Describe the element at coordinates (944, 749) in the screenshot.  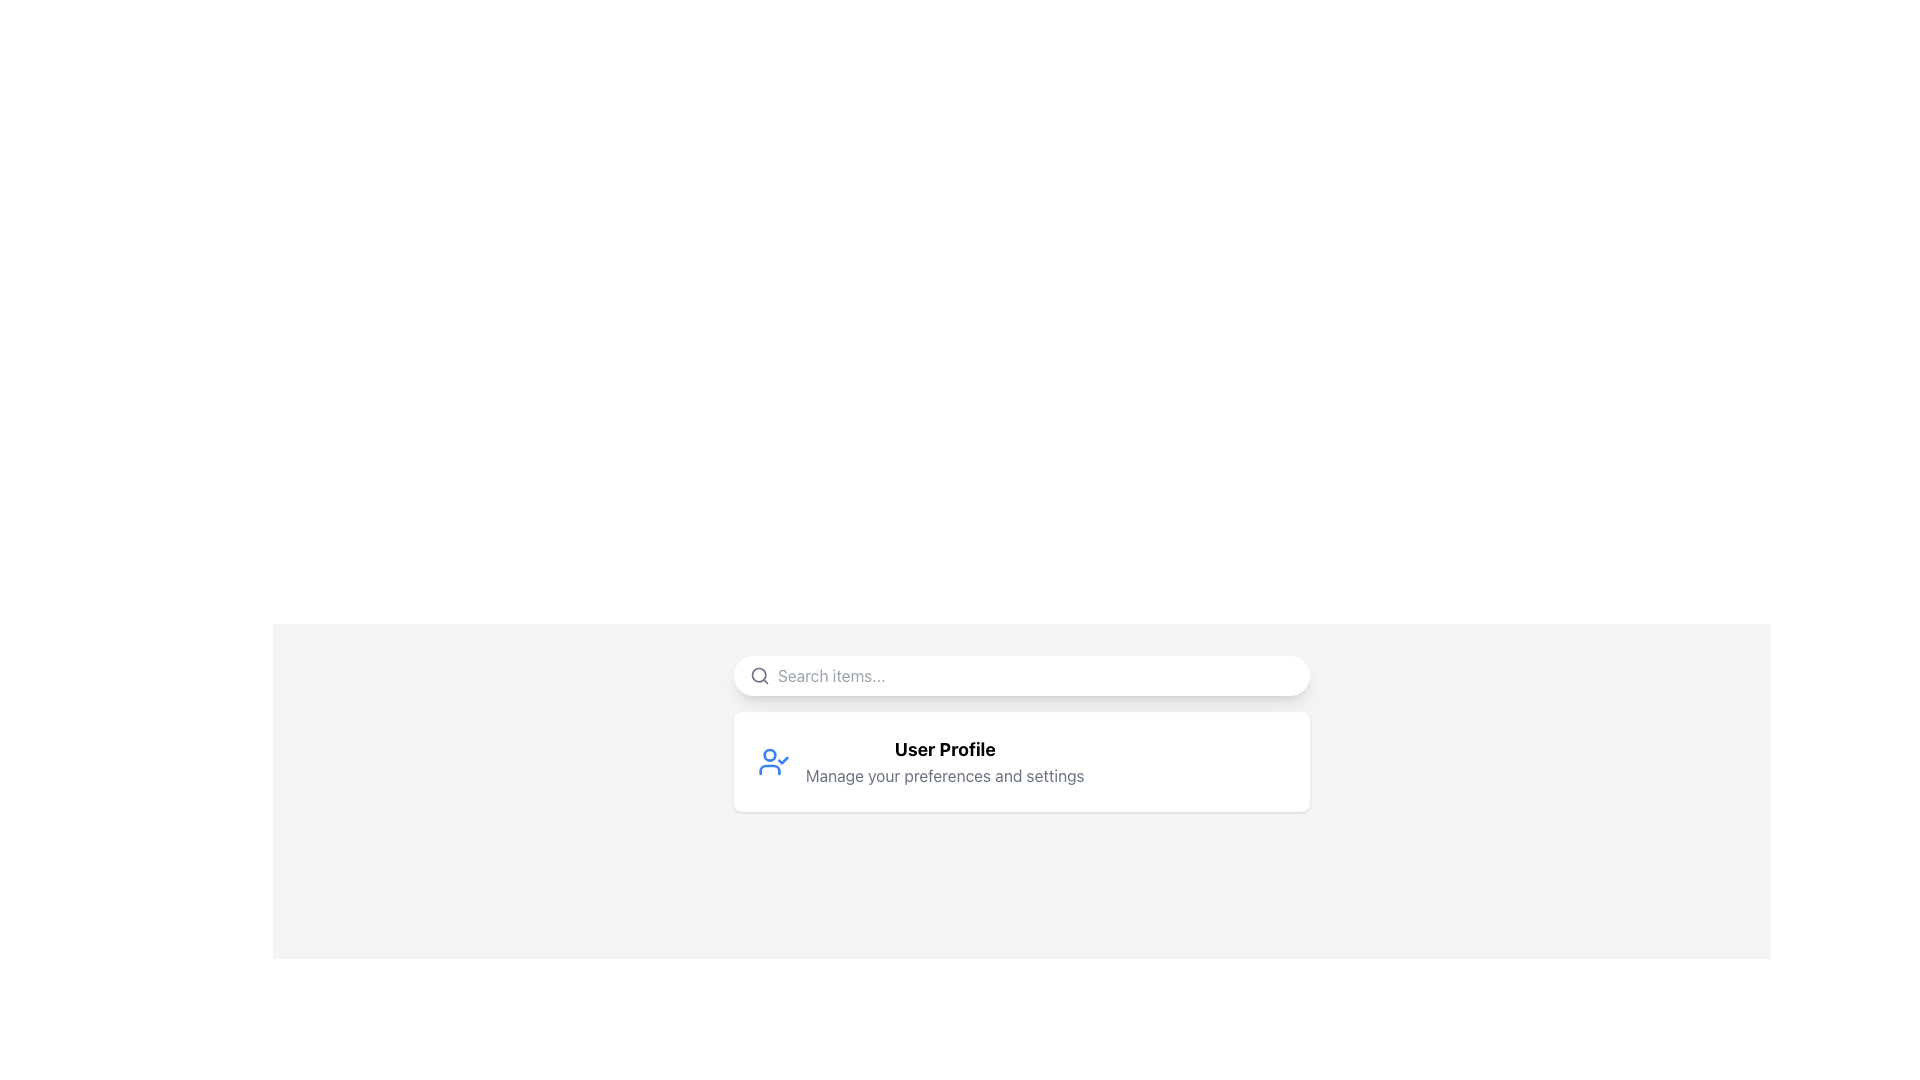
I see `the header text label that indicates the purpose of the section within the card, located centrally above the secondary text 'Manage your preferences and settings'` at that location.